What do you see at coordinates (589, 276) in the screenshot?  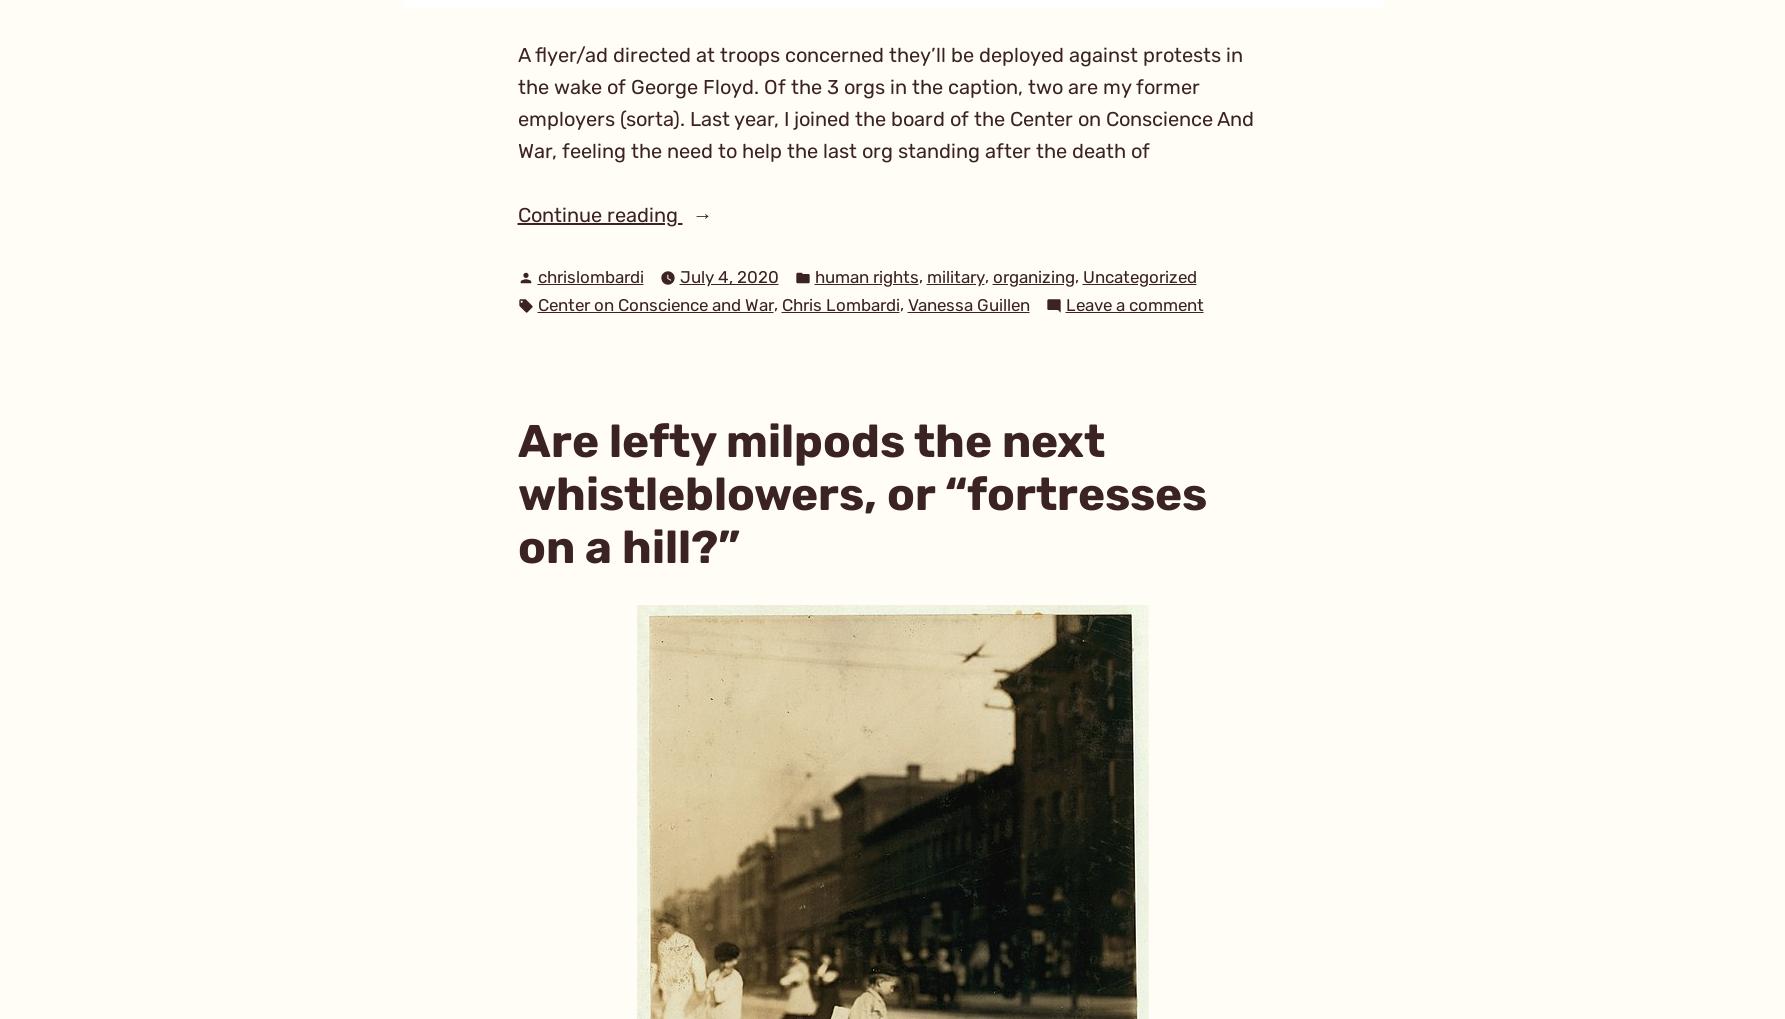 I see `'chrislombardi'` at bounding box center [589, 276].